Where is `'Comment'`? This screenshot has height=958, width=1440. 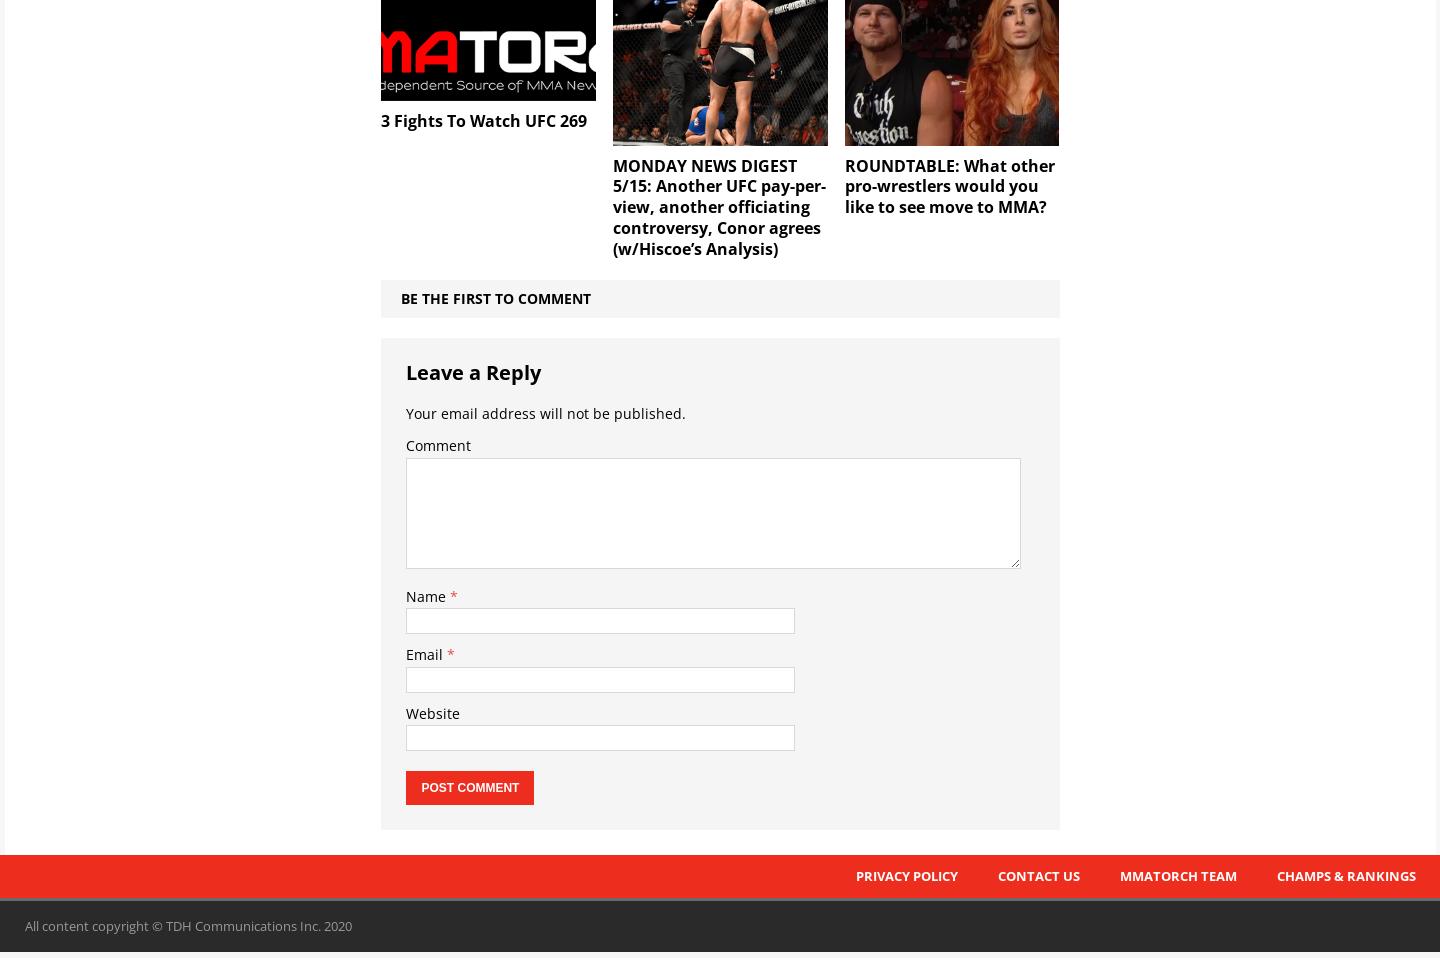
'Comment' is located at coordinates (438, 445).